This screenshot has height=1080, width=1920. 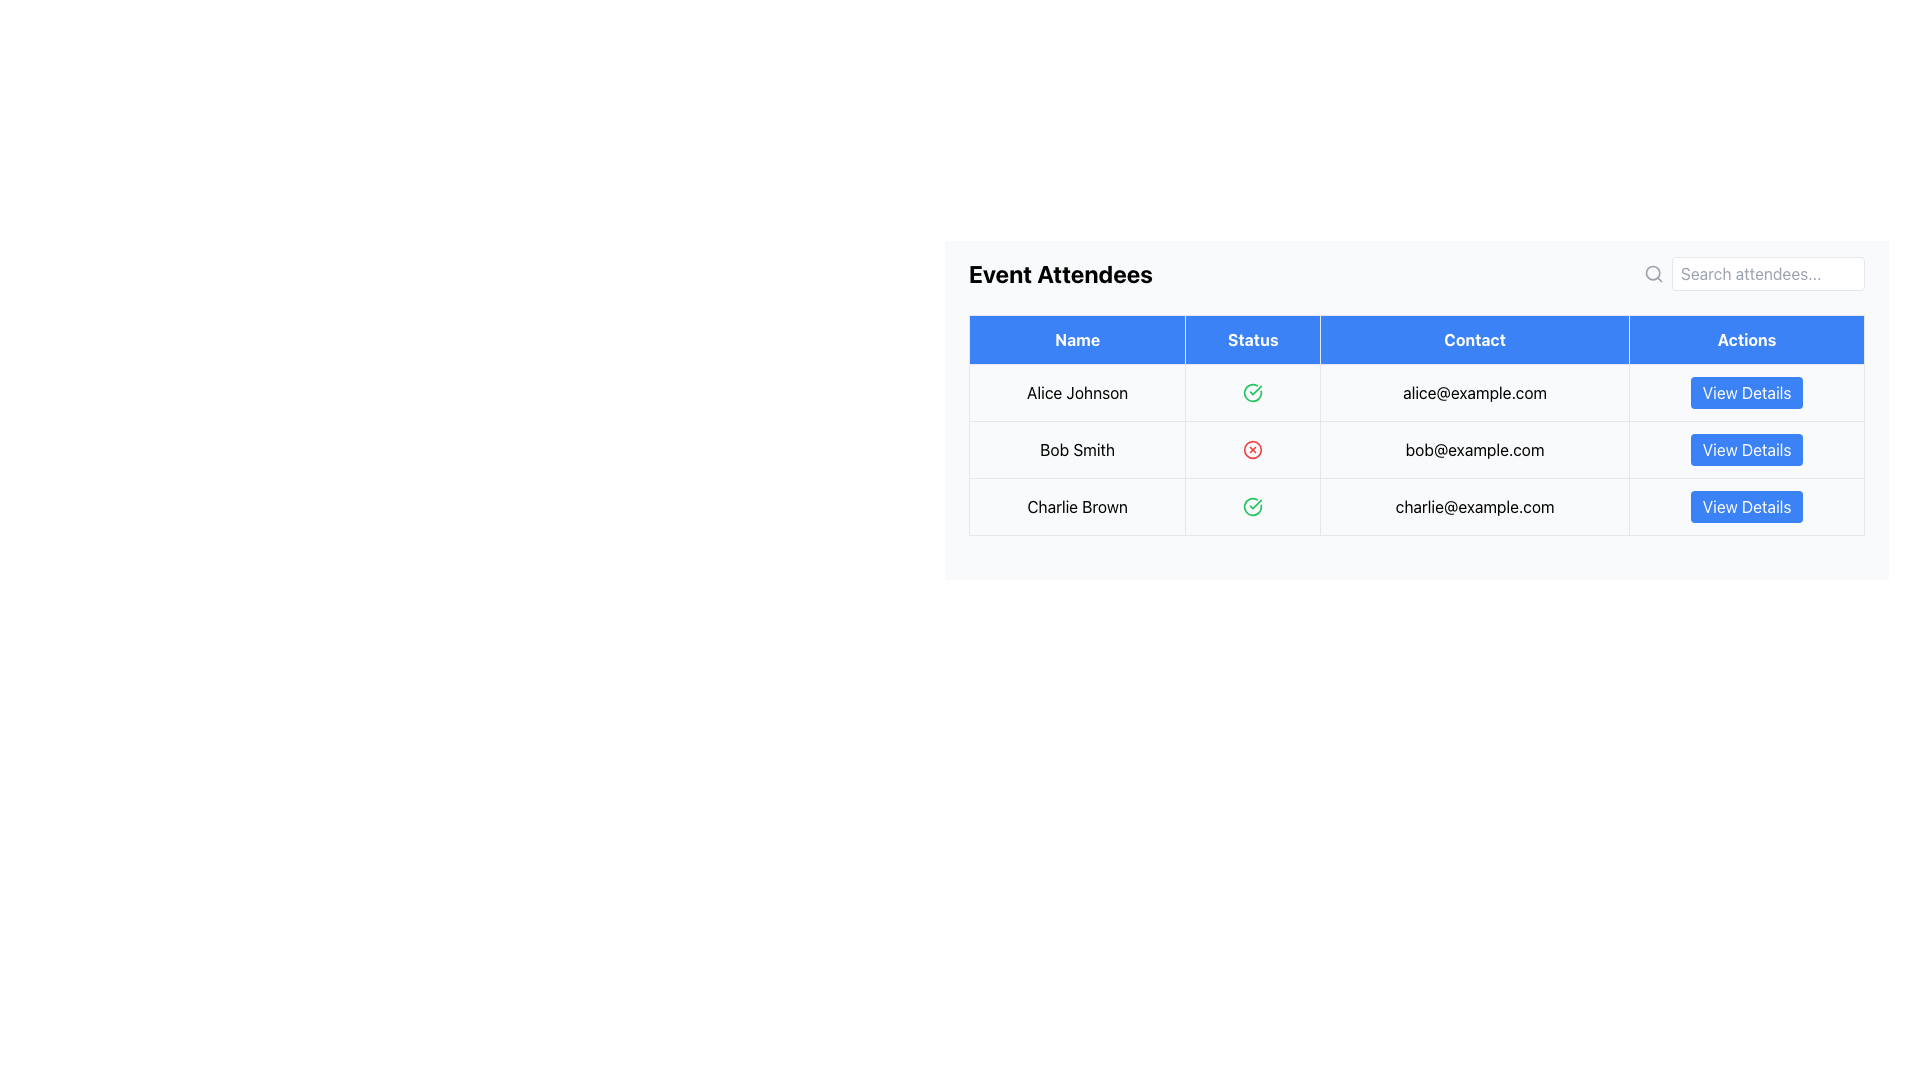 I want to click on the magnifying glass icon located in the top-right corner of the interface, which is styled in a simple outline format and is grayish in color, to activate search functionality, so click(x=1654, y=273).